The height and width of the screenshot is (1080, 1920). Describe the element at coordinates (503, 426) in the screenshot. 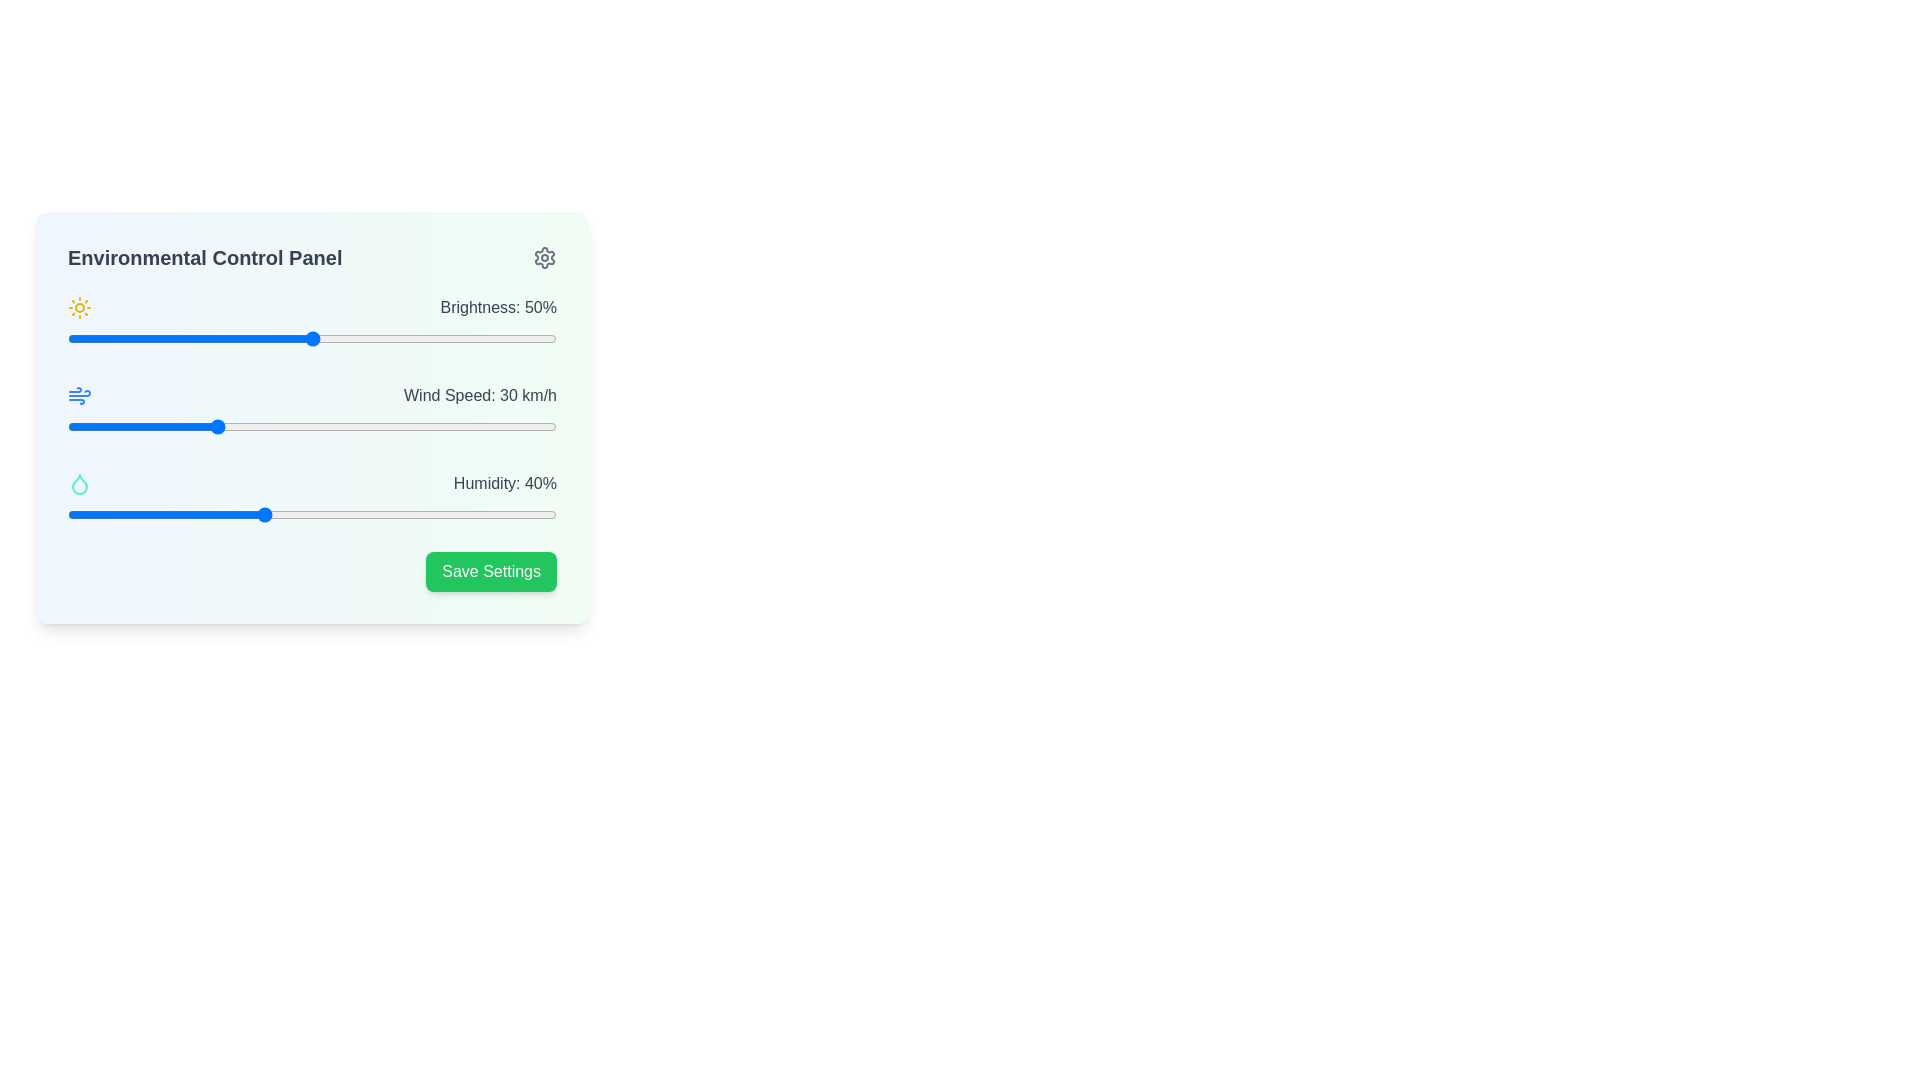

I see `the wind speed` at that location.